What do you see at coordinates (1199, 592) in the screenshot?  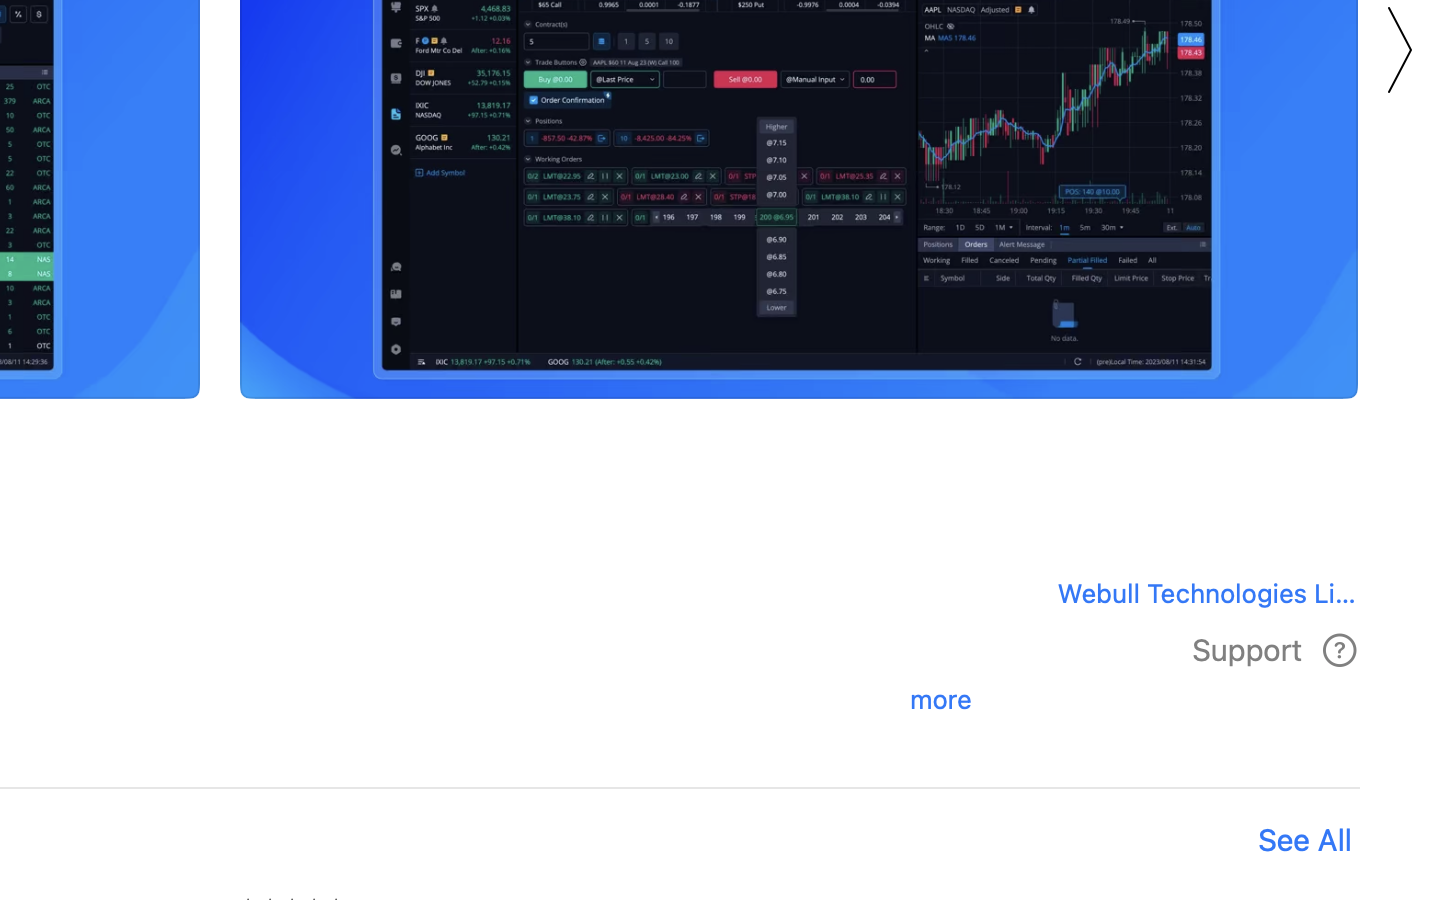 I see `'Webull Technologies Limited'` at bounding box center [1199, 592].